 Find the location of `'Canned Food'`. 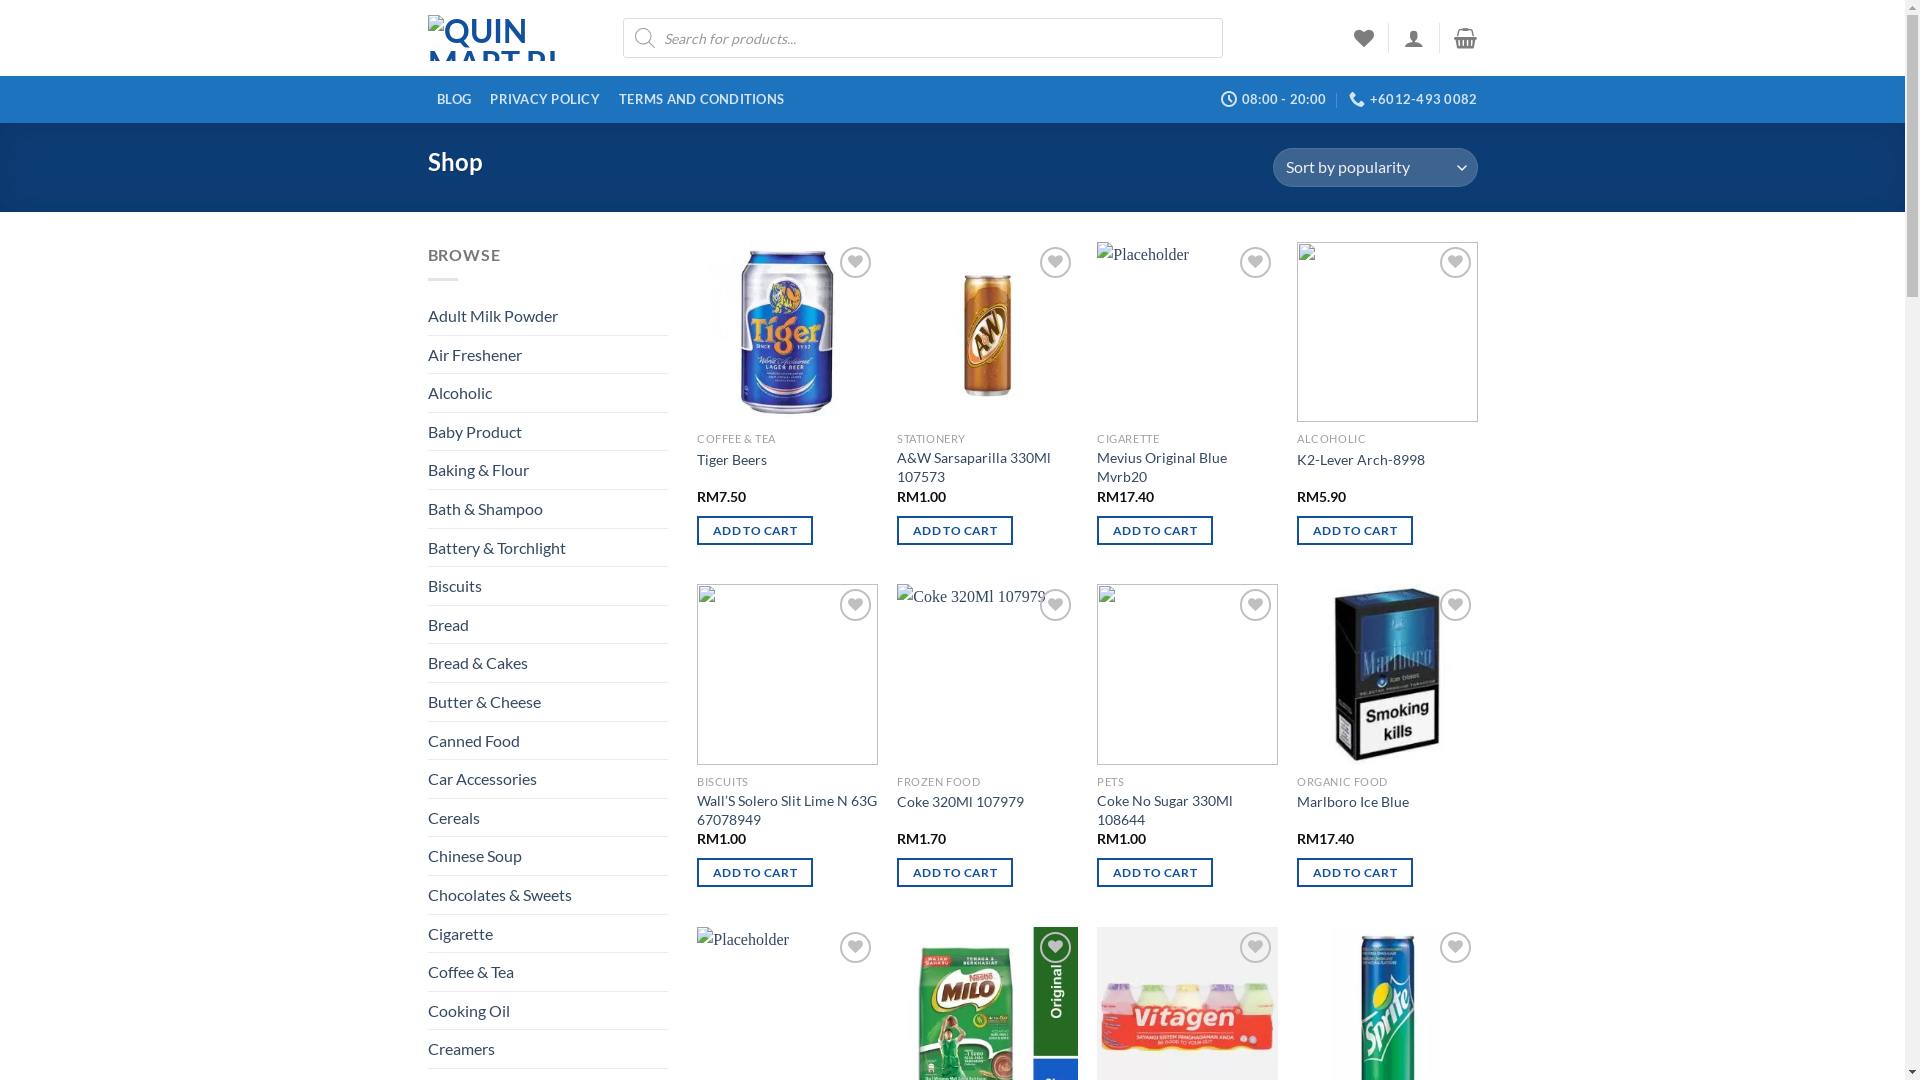

'Canned Food' is located at coordinates (547, 740).